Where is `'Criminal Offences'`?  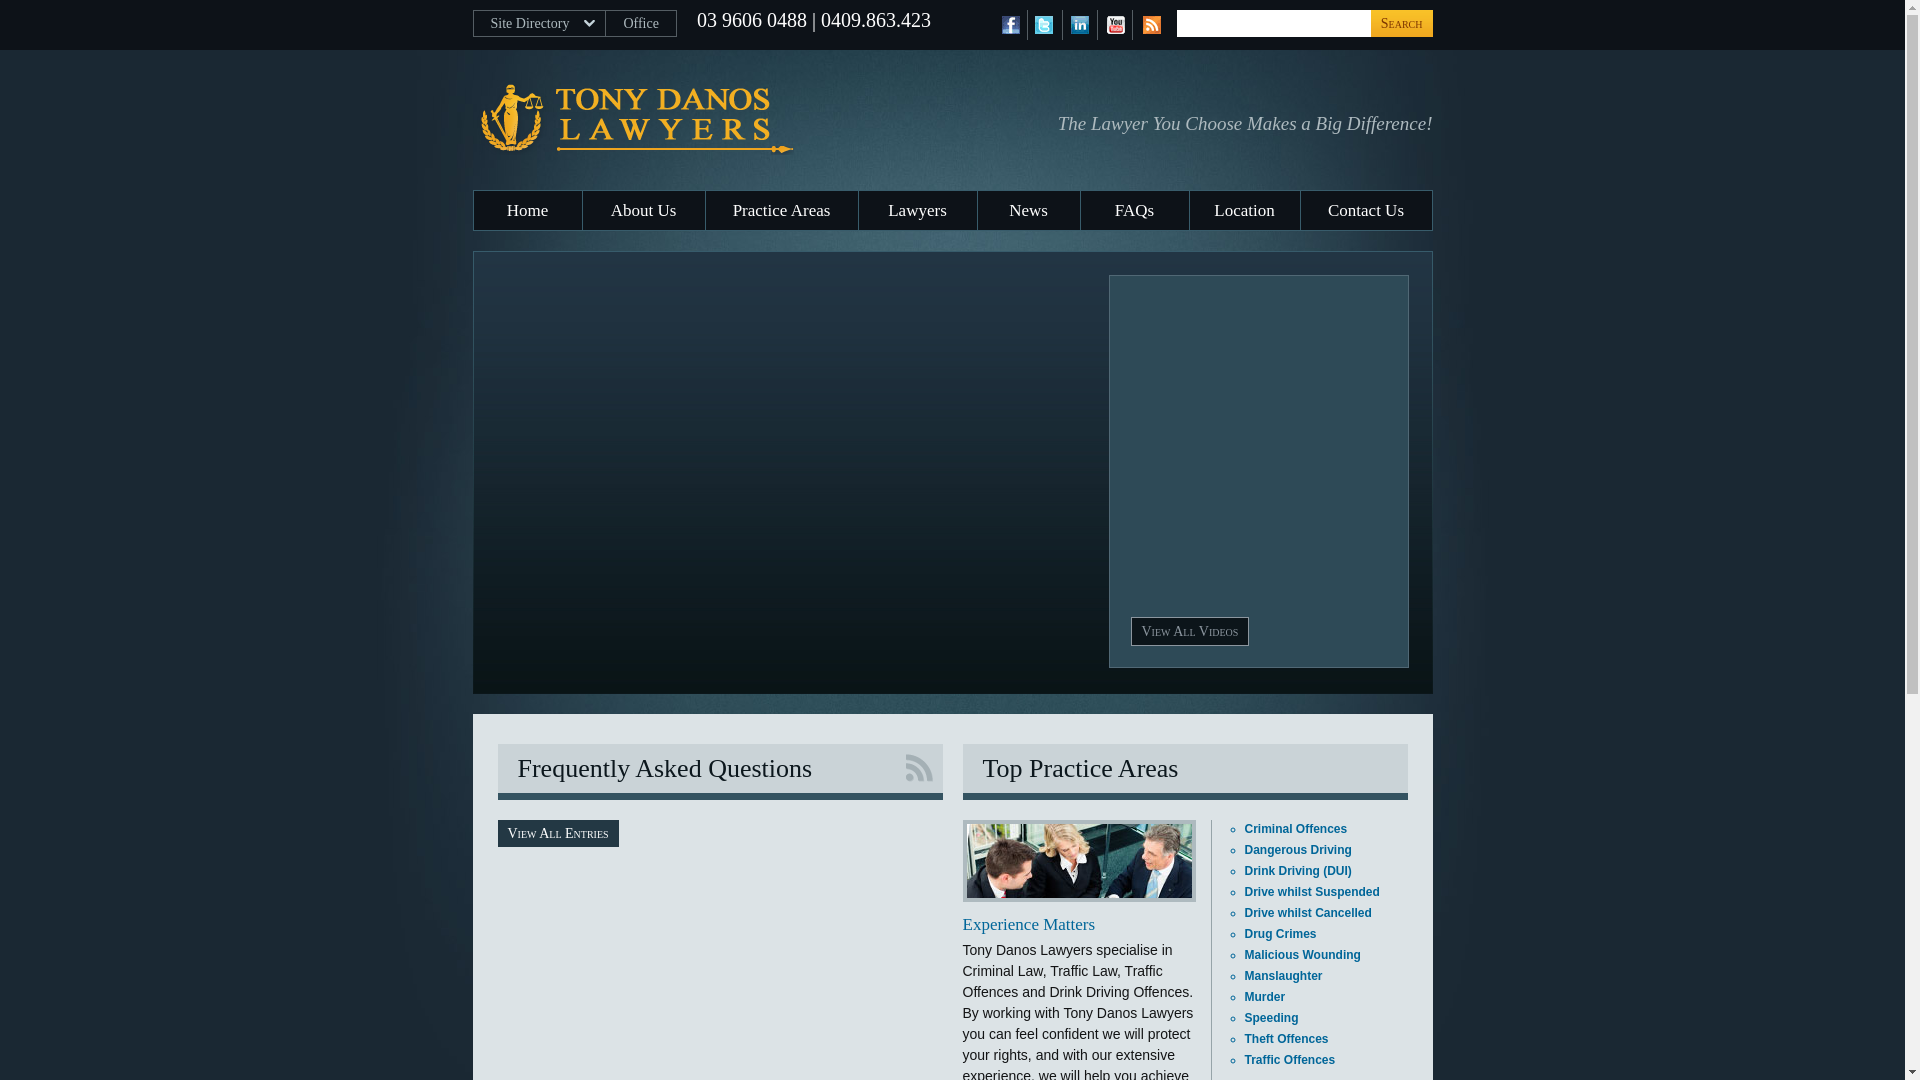
'Criminal Offences' is located at coordinates (1295, 829).